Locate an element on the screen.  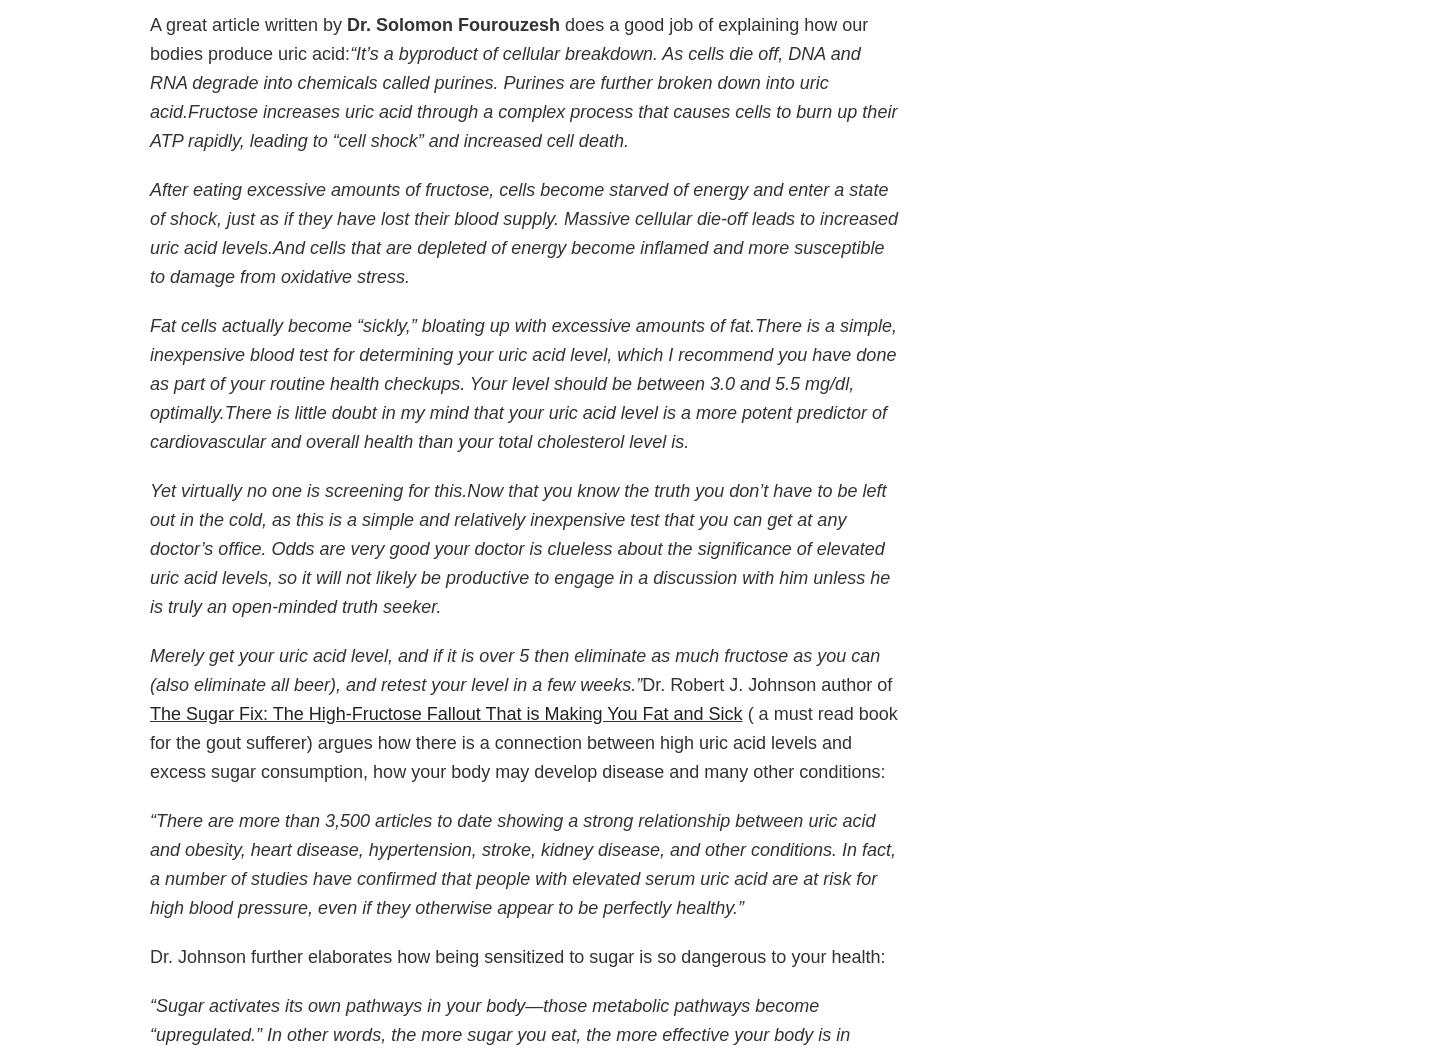
'There is a simple, inexpensive blood test for determining your uric acid level, which I recommend you have done as part of your routine health checkups. Your level should be between 3.0 and 5.5 mg/dl, optimally.' is located at coordinates (522, 369).